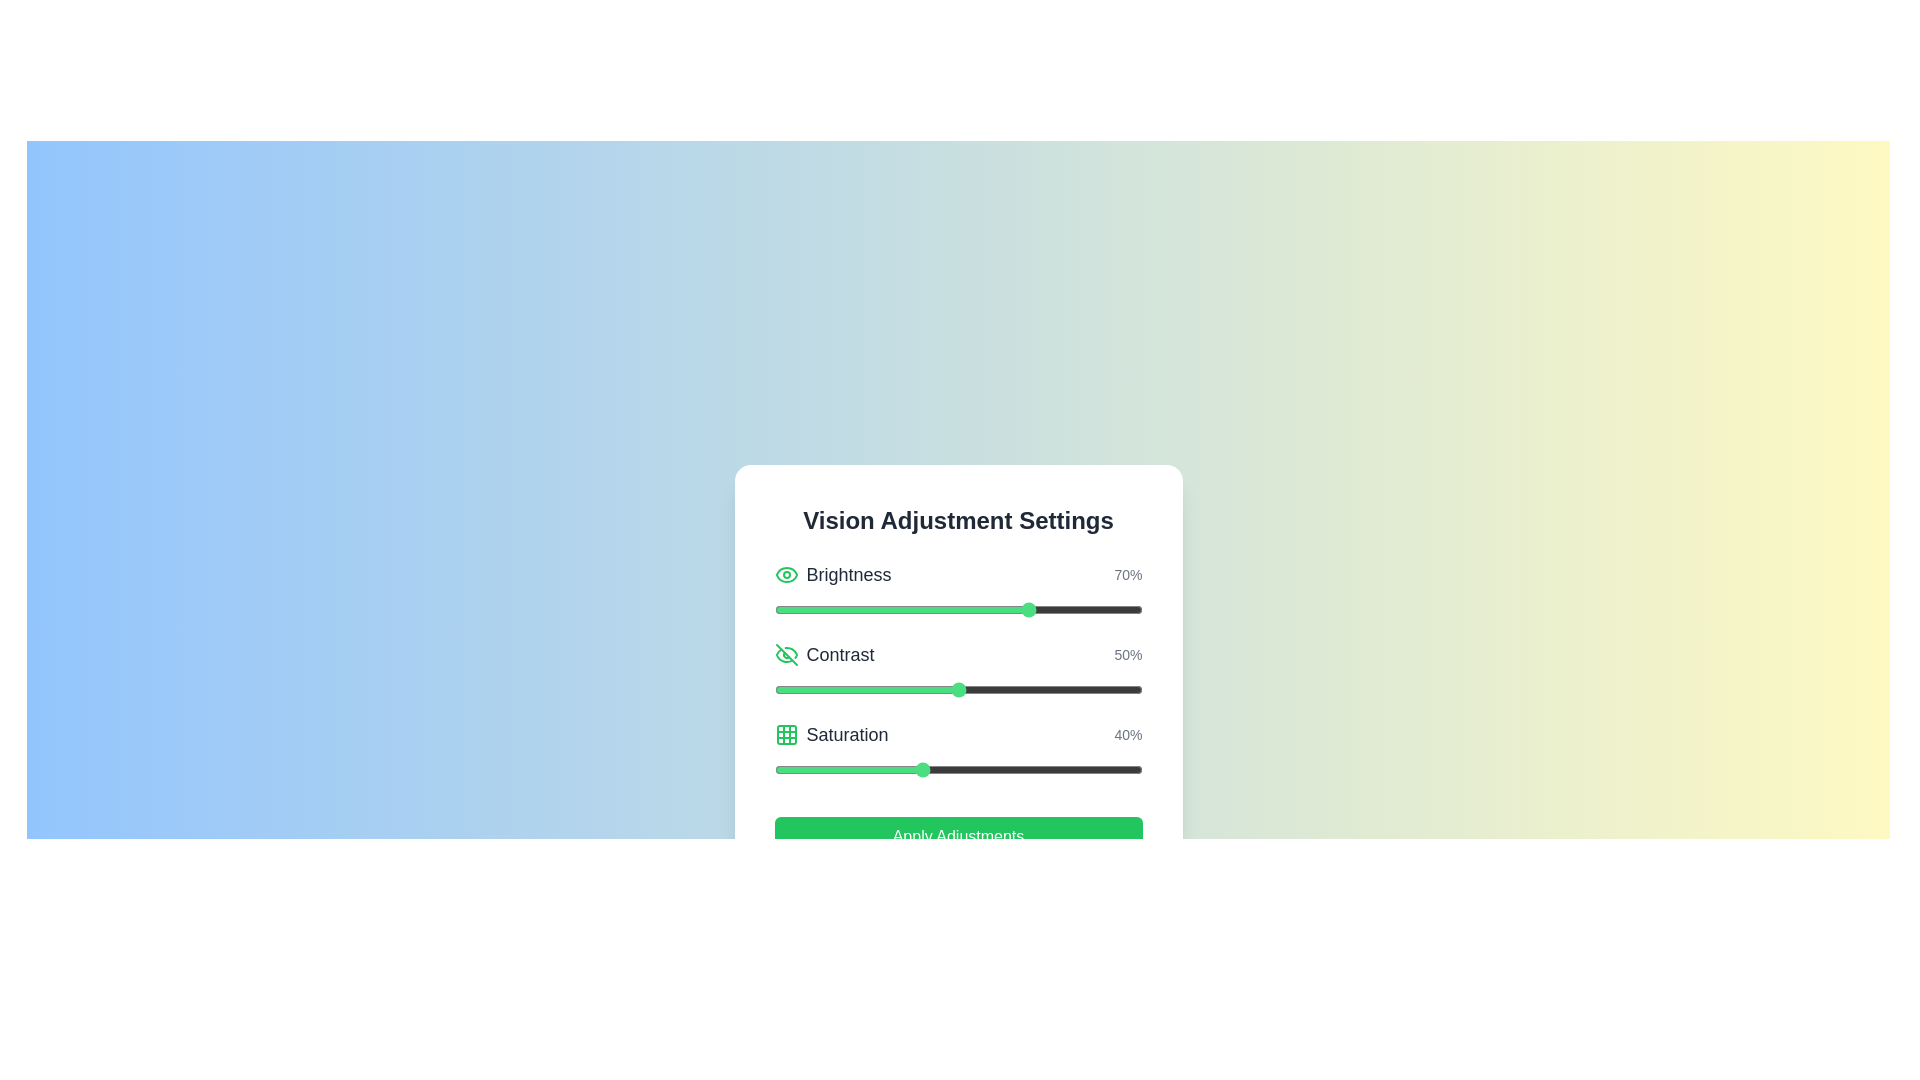  Describe the element at coordinates (909, 769) in the screenshot. I see `the saturation slider to set the saturation level to 37%` at that location.